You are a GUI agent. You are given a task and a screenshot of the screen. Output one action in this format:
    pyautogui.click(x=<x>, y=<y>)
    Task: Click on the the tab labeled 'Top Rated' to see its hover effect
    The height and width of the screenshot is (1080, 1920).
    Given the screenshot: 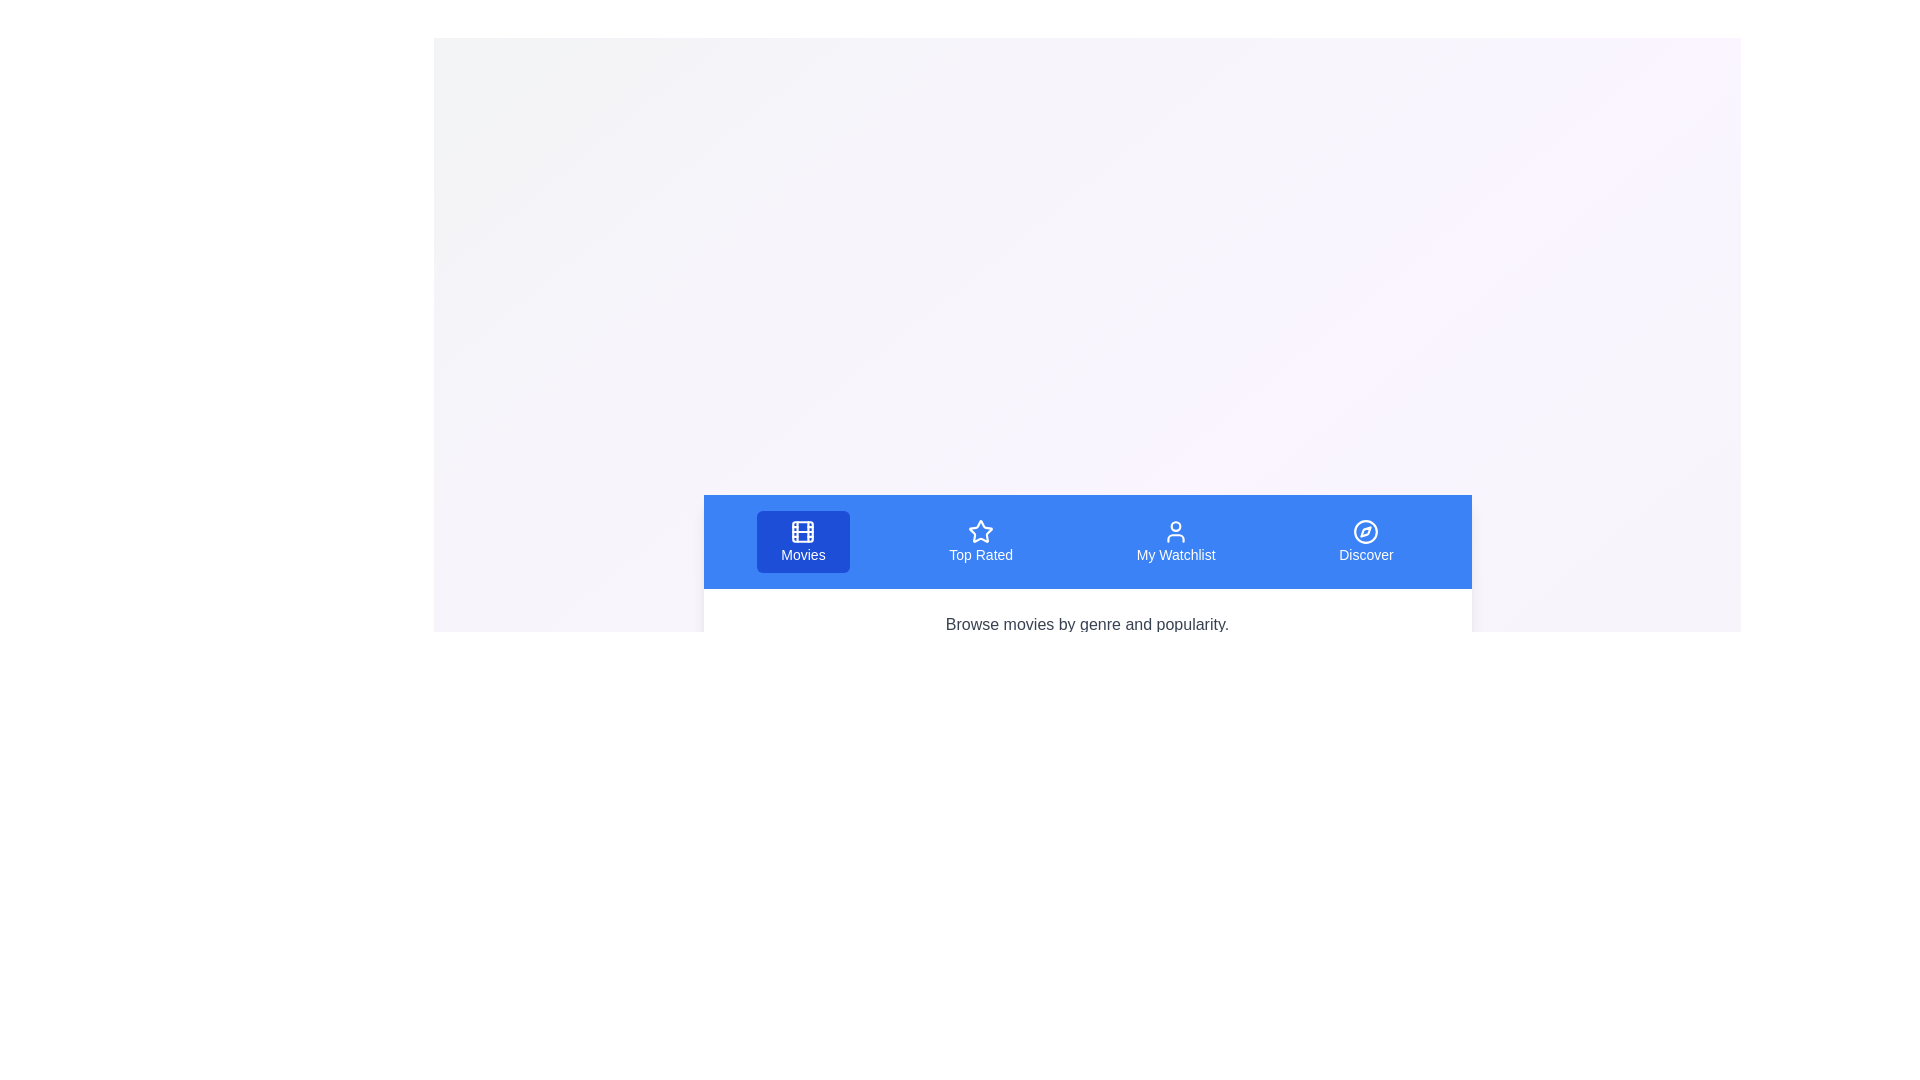 What is the action you would take?
    pyautogui.click(x=980, y=542)
    